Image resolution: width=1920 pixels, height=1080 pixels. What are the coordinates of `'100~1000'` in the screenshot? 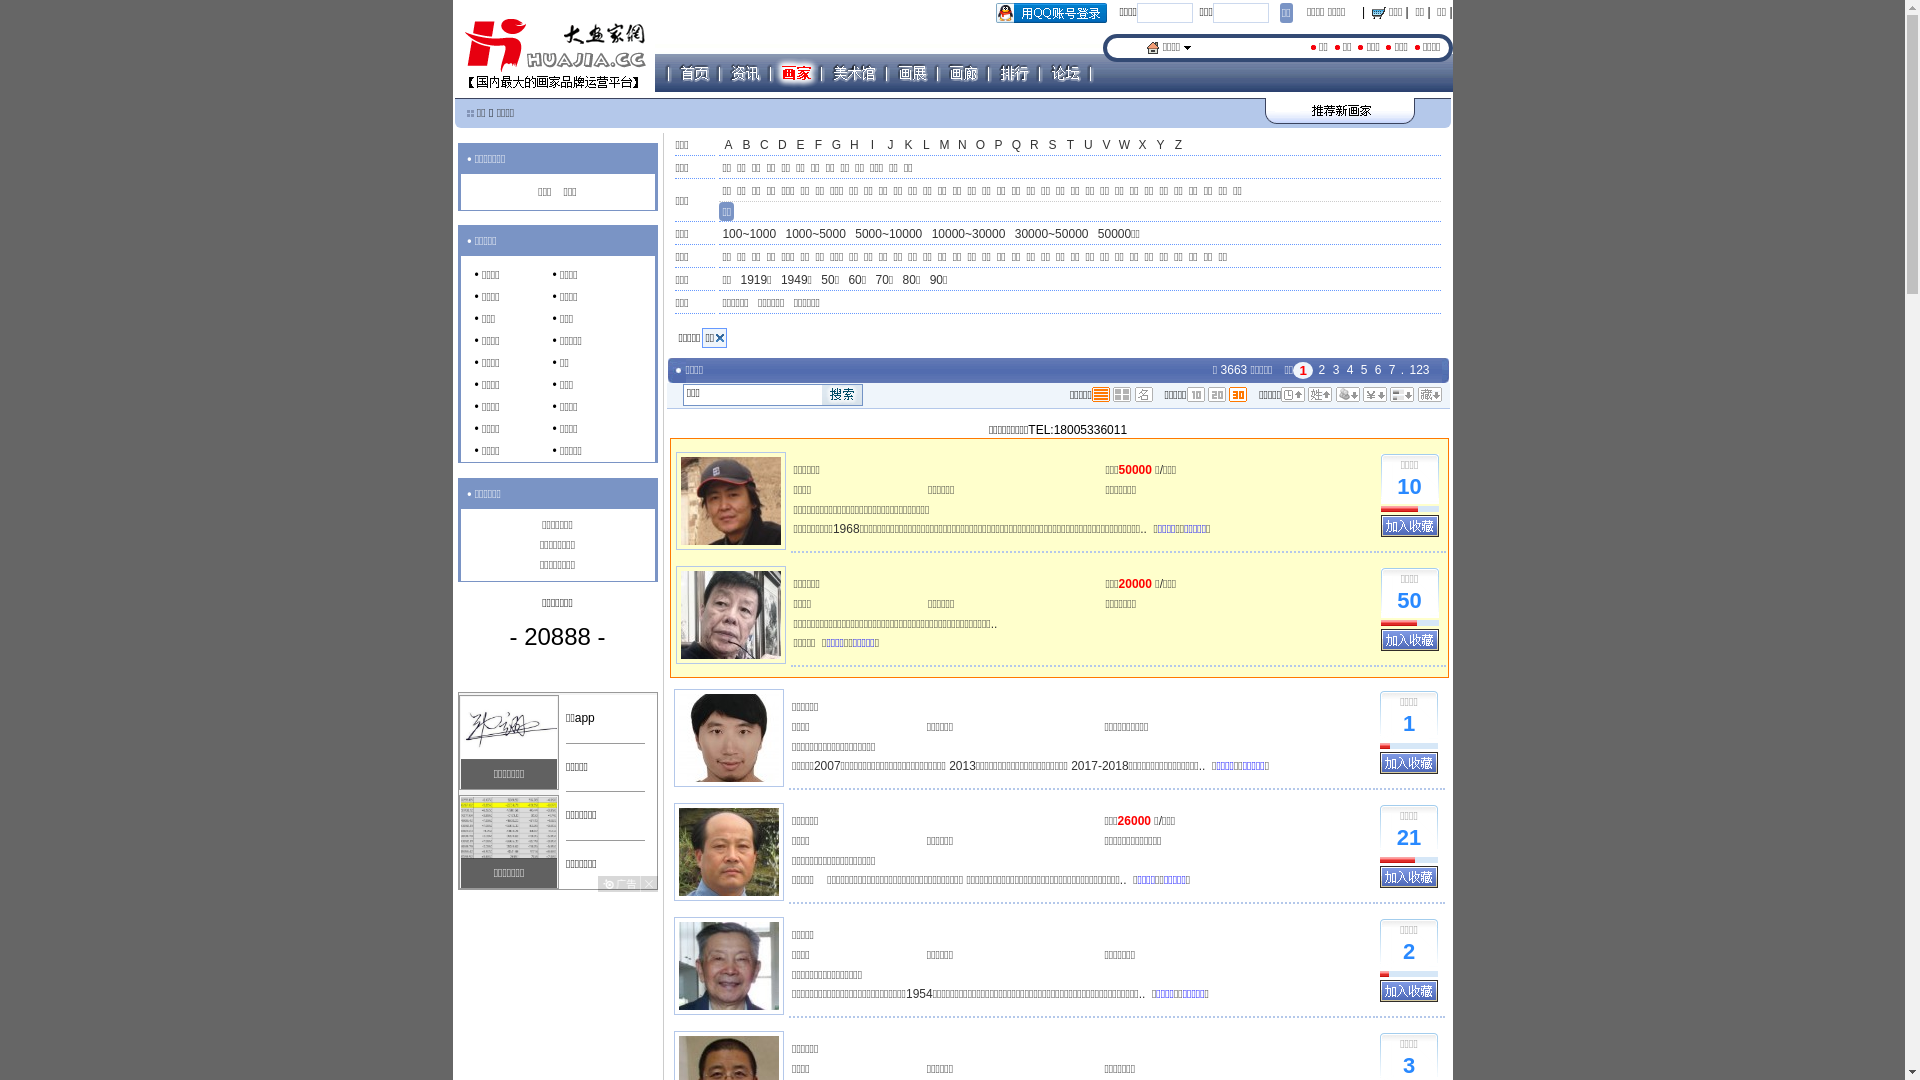 It's located at (719, 234).